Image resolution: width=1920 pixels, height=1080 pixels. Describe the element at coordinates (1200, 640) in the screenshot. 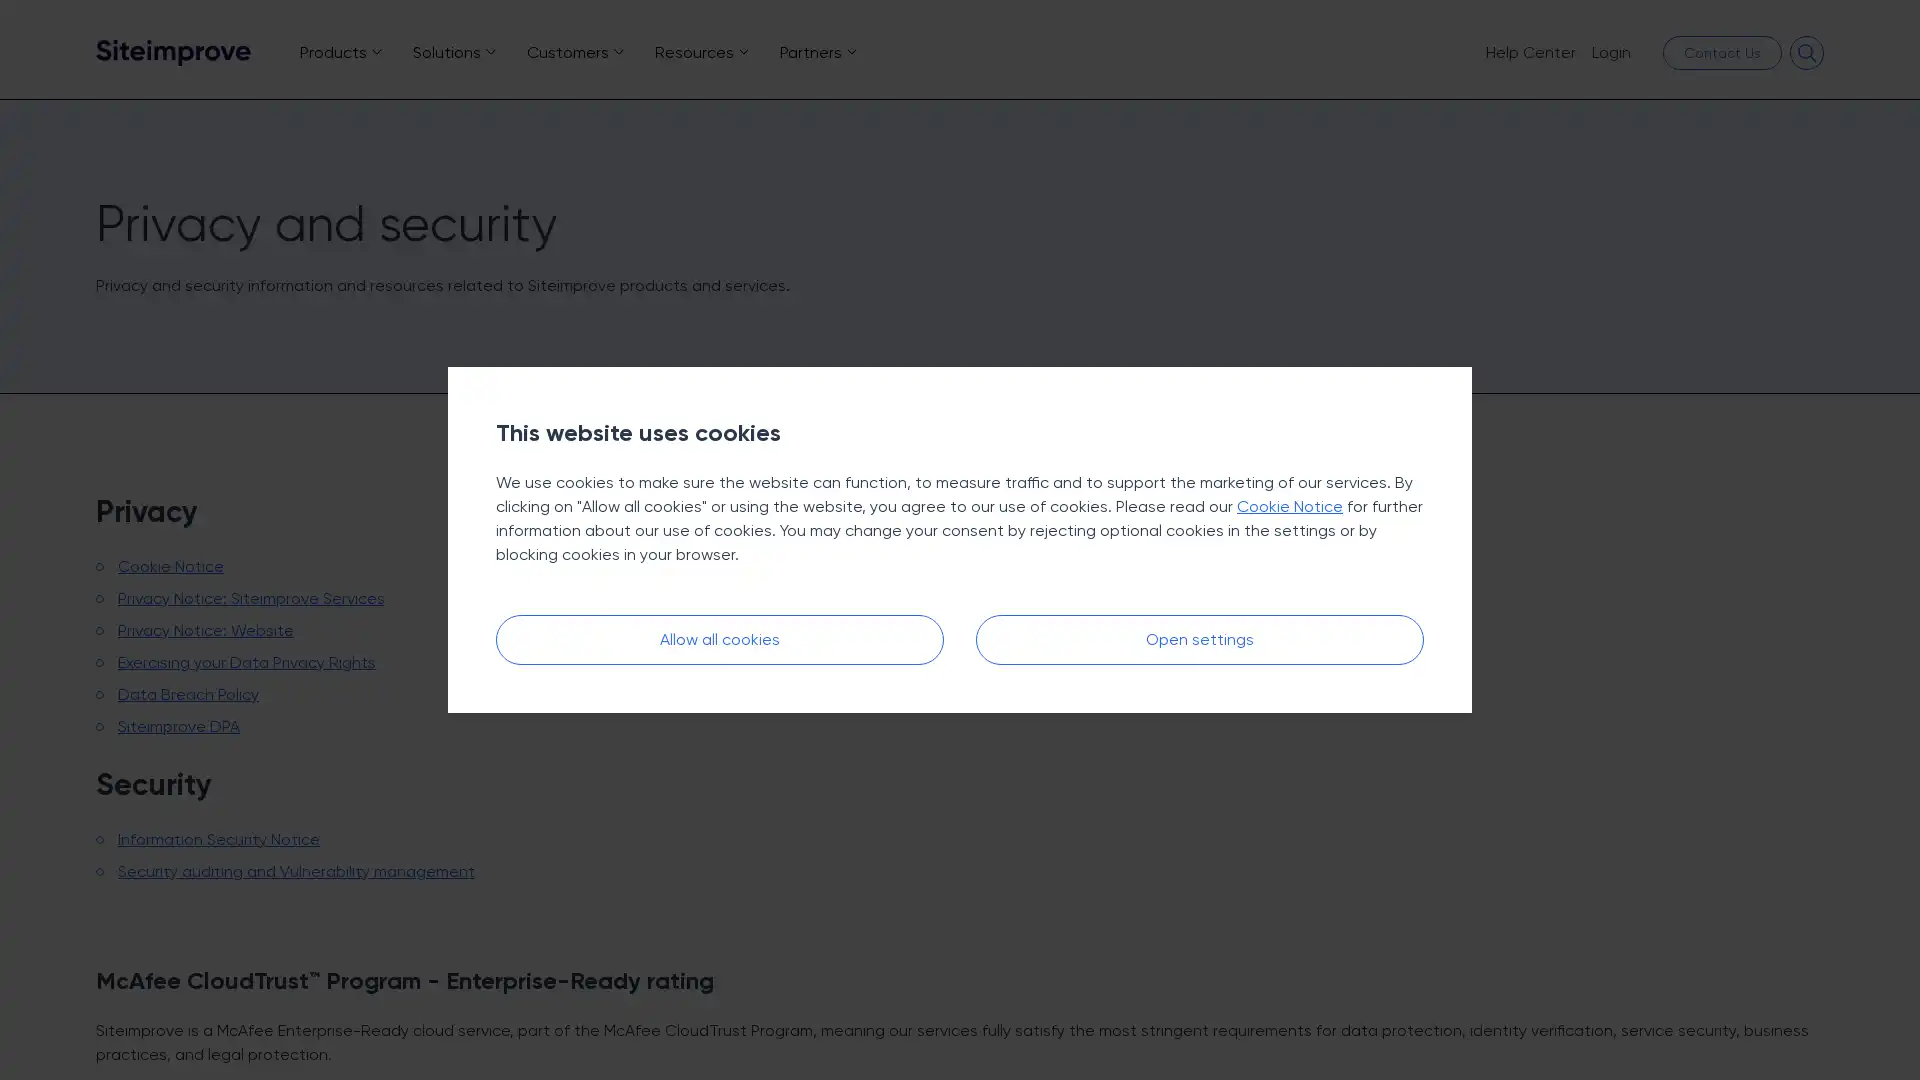

I see `Open settings` at that location.